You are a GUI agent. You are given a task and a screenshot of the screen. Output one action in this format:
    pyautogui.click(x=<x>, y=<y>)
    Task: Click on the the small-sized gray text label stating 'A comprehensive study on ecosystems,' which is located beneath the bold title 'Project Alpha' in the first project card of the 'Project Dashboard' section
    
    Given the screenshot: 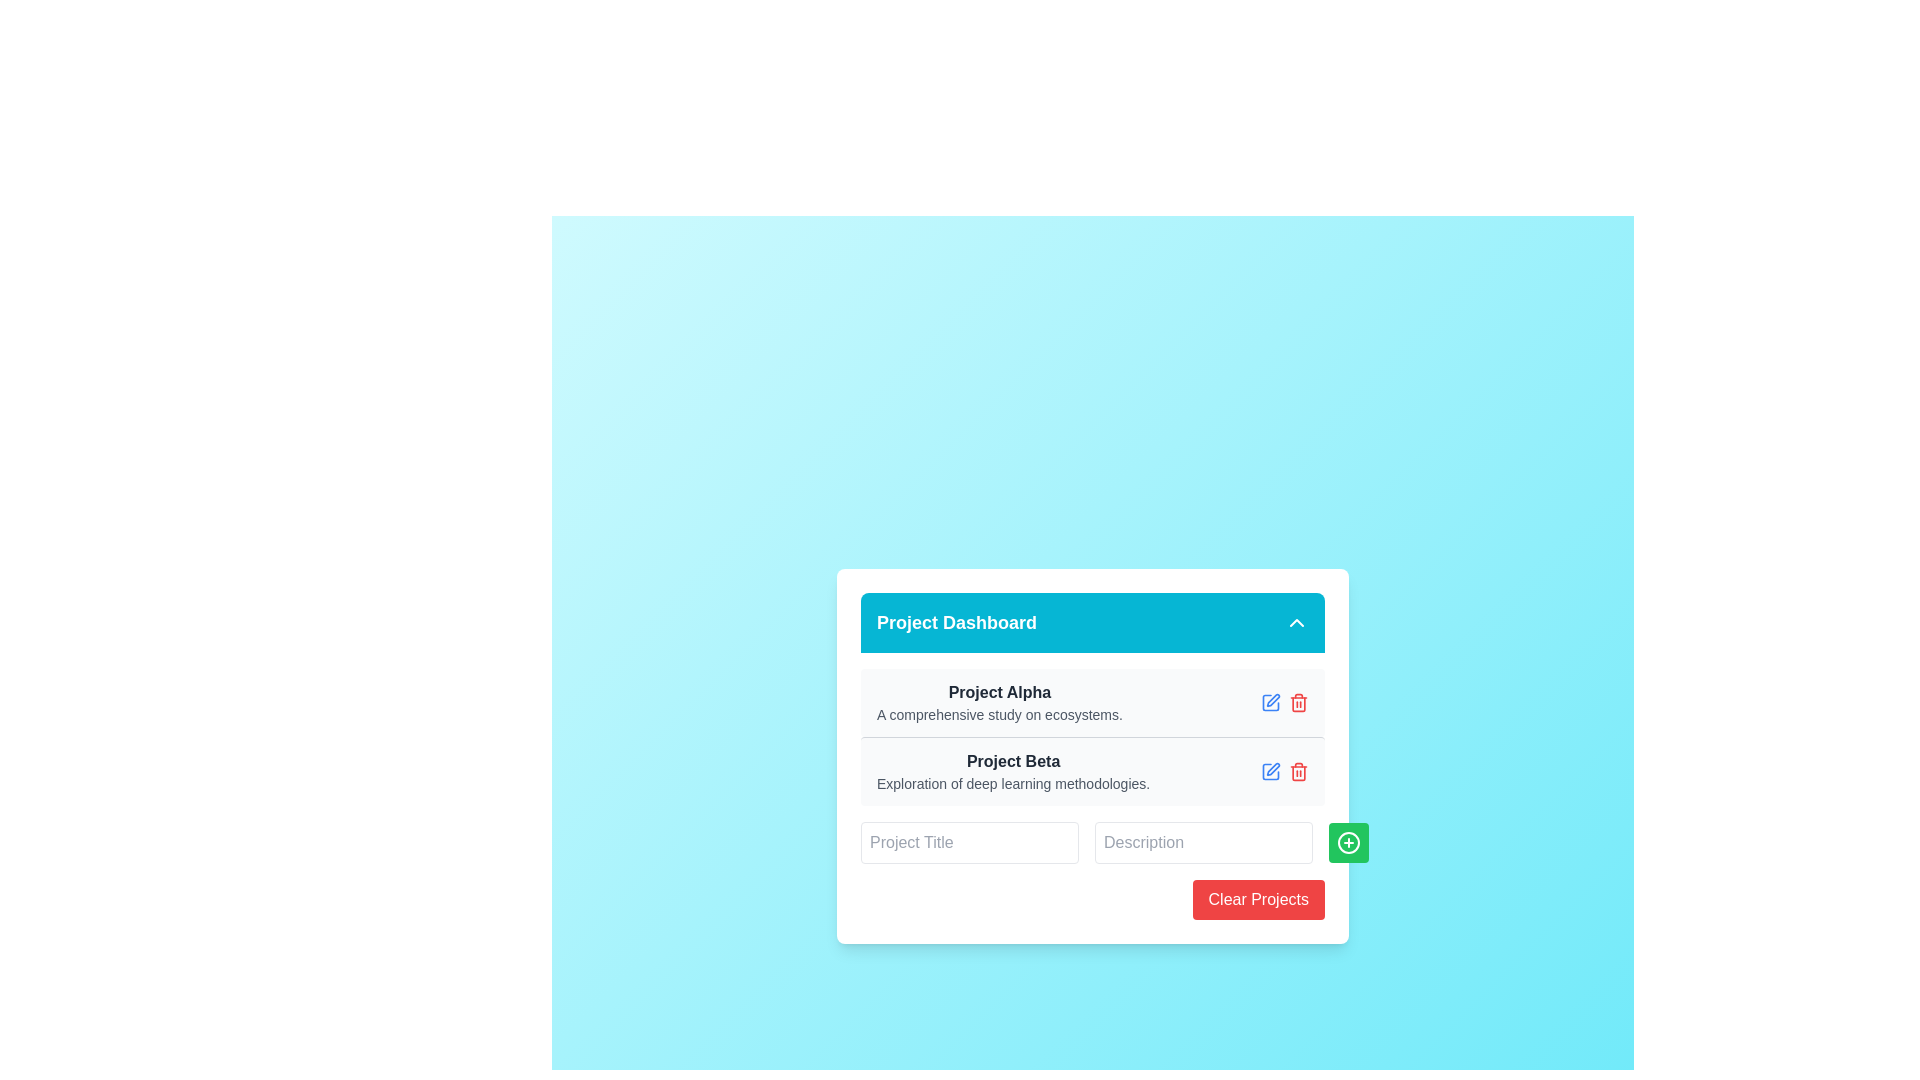 What is the action you would take?
    pyautogui.click(x=999, y=713)
    